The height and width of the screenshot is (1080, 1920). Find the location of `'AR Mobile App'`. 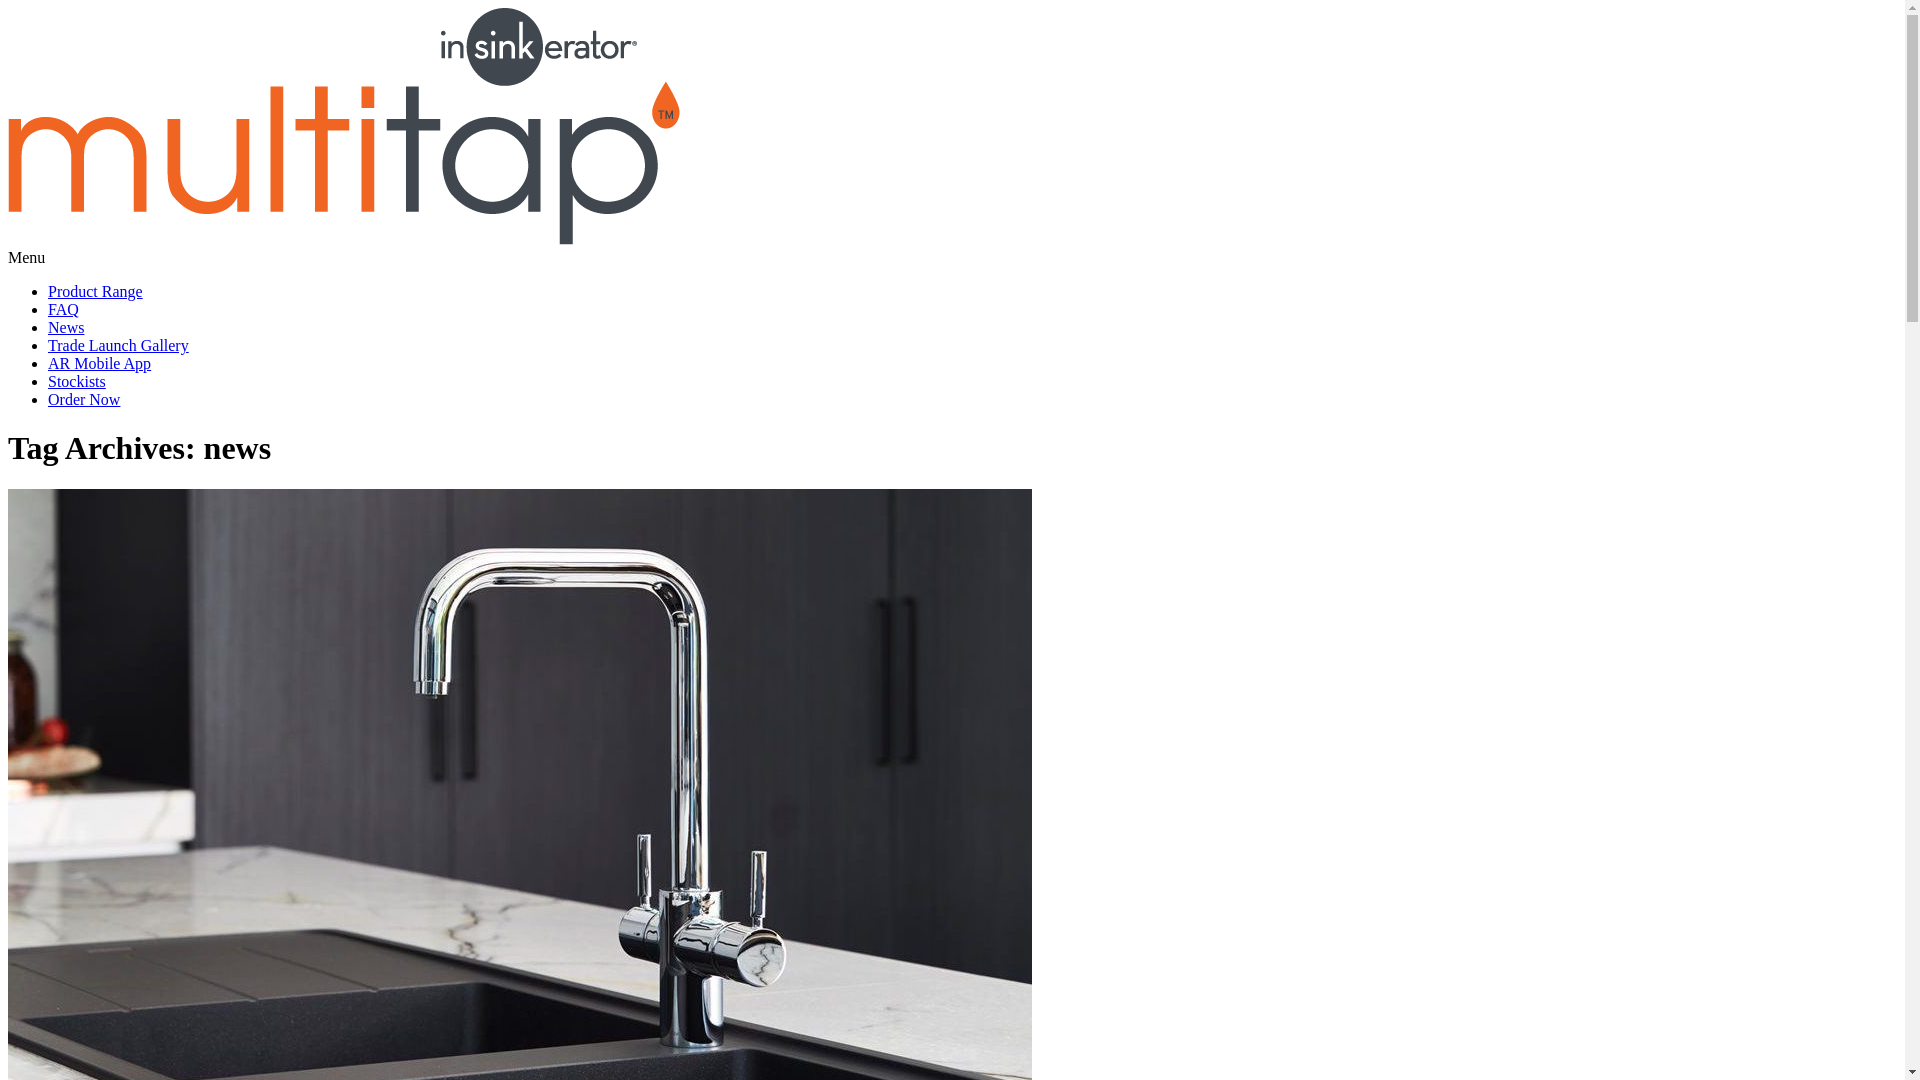

'AR Mobile App' is located at coordinates (98, 363).